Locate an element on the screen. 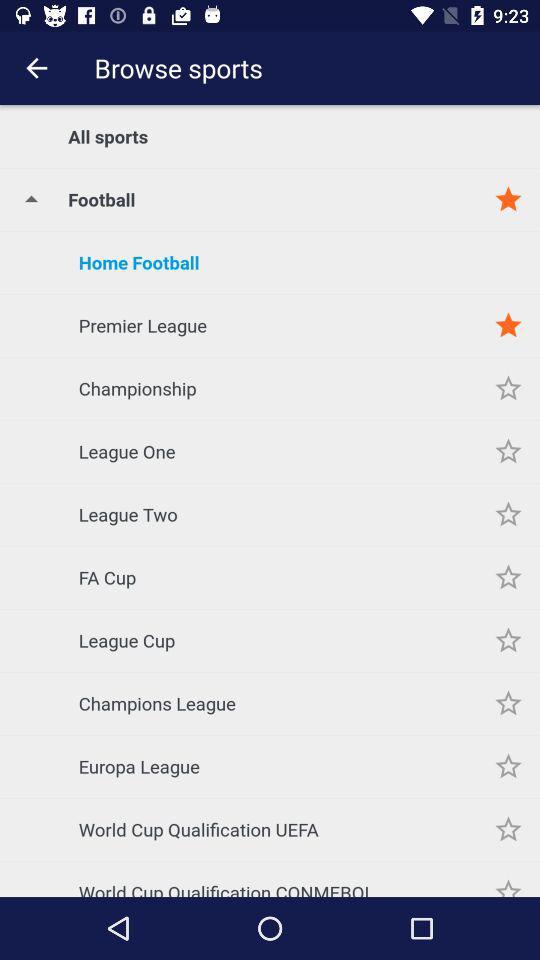 The image size is (540, 960). sport to favorites is located at coordinates (508, 829).